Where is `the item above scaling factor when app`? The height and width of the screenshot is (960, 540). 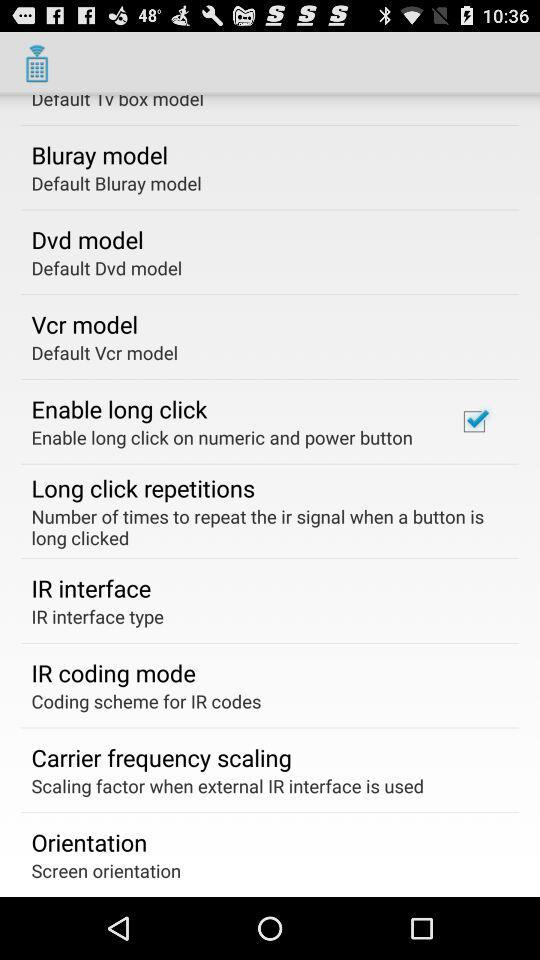 the item above scaling factor when app is located at coordinates (160, 756).